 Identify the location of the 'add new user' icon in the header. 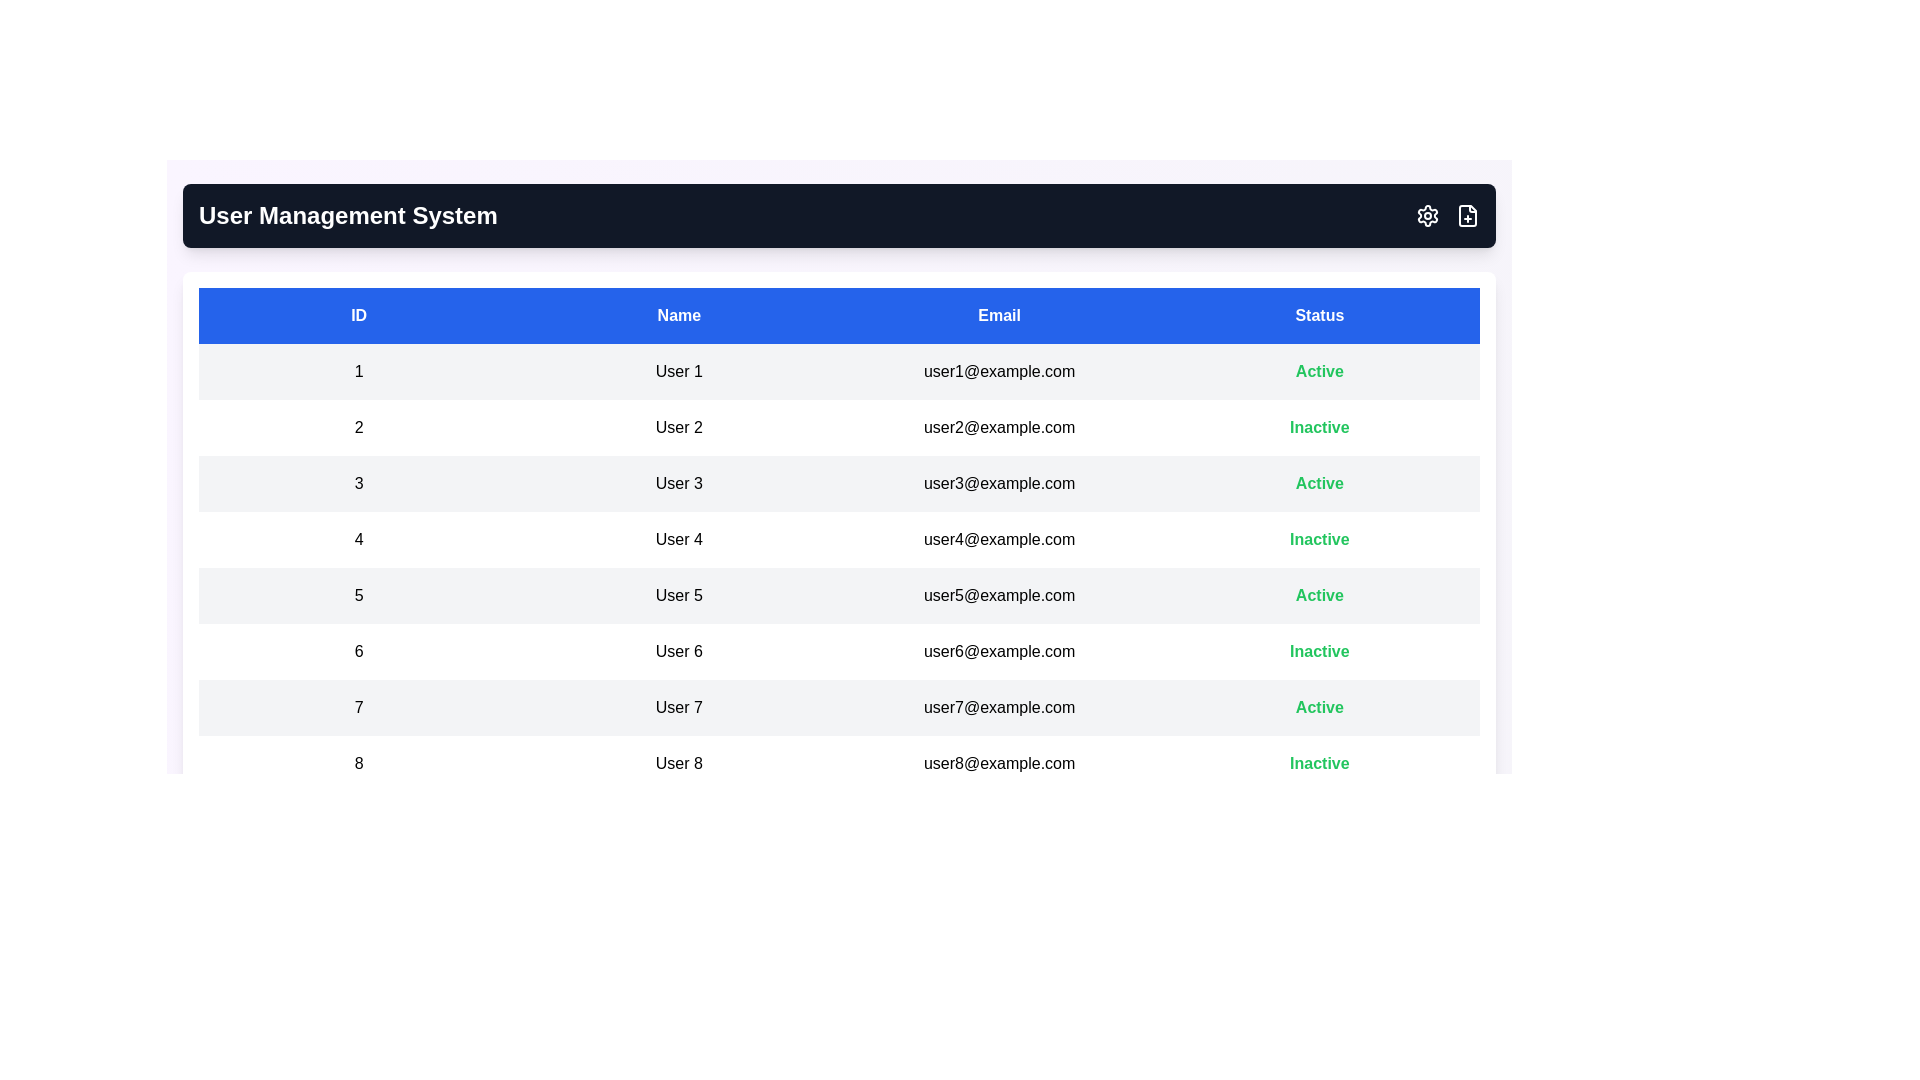
(1468, 216).